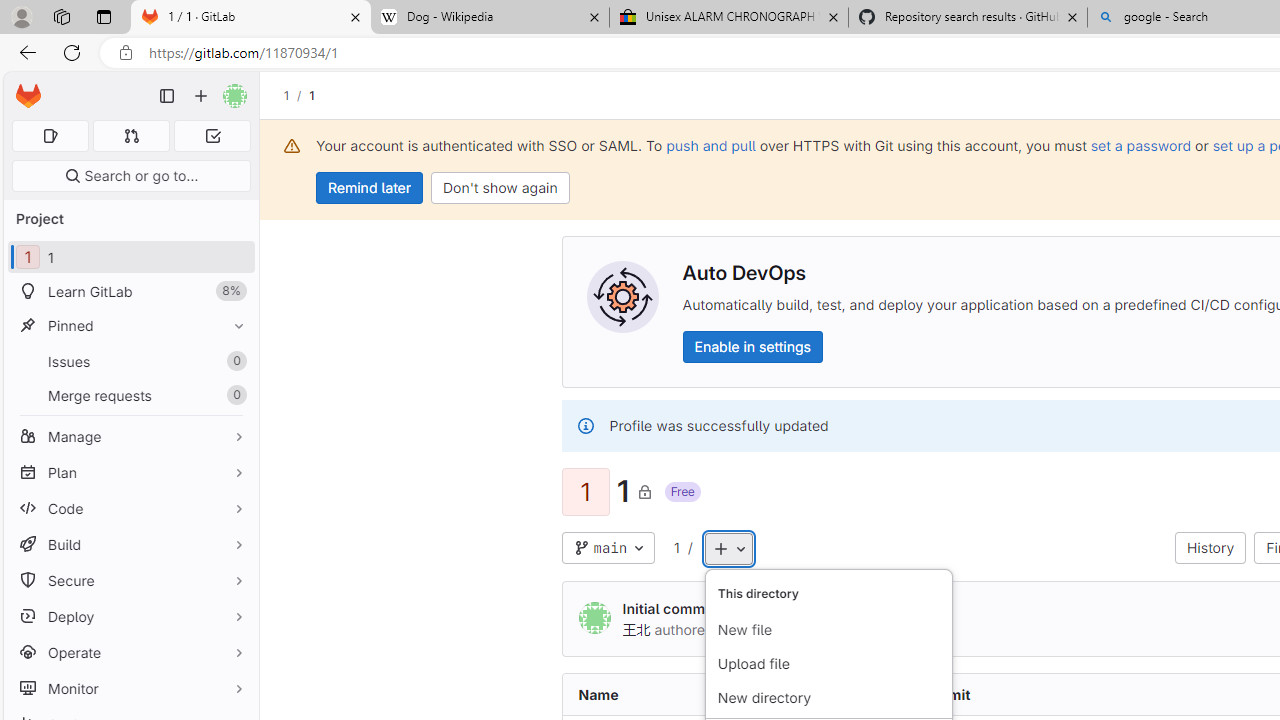 This screenshot has height=720, width=1280. Describe the element at coordinates (167, 96) in the screenshot. I see `'Primary navigation sidebar'` at that location.